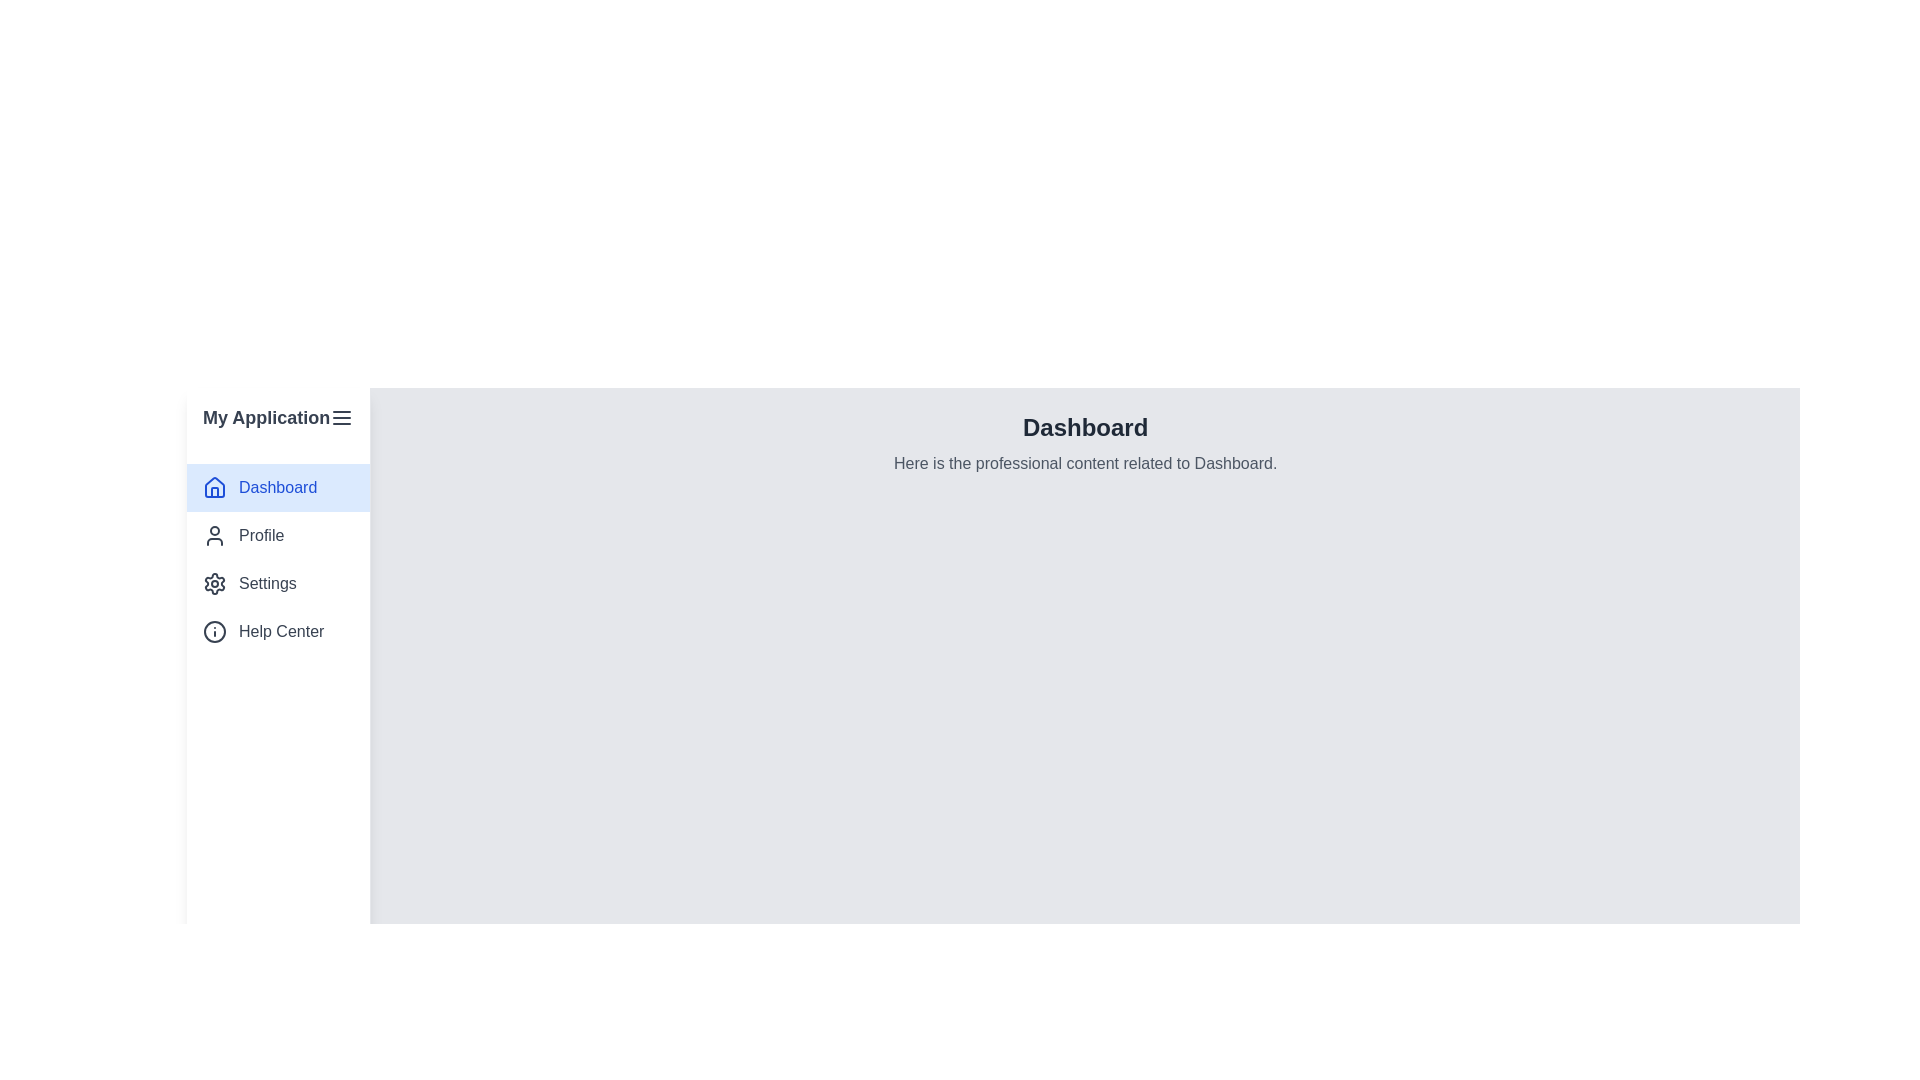  Describe the element at coordinates (280, 632) in the screenshot. I see `'Help Center' text label located in the vertical menu on the left-hand side of the interface, which is the last option below 'Settings'` at that location.